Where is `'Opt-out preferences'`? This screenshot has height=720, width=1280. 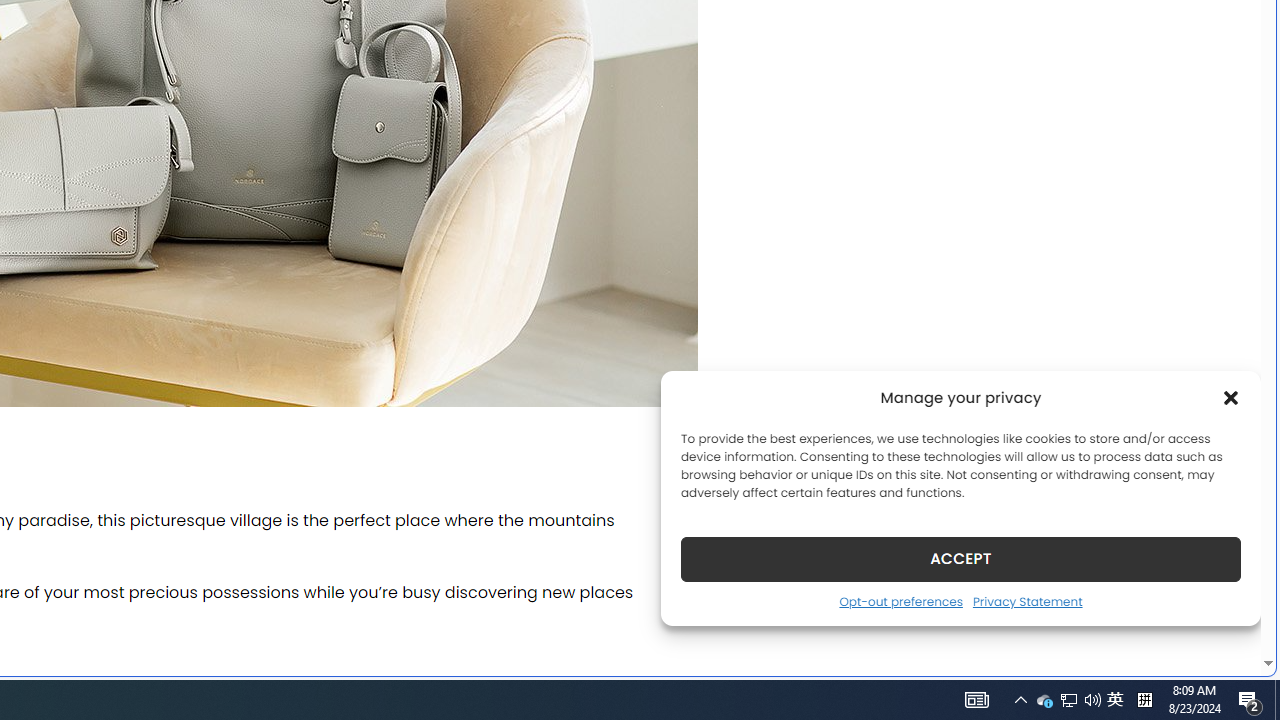
'Opt-out preferences' is located at coordinates (899, 600).